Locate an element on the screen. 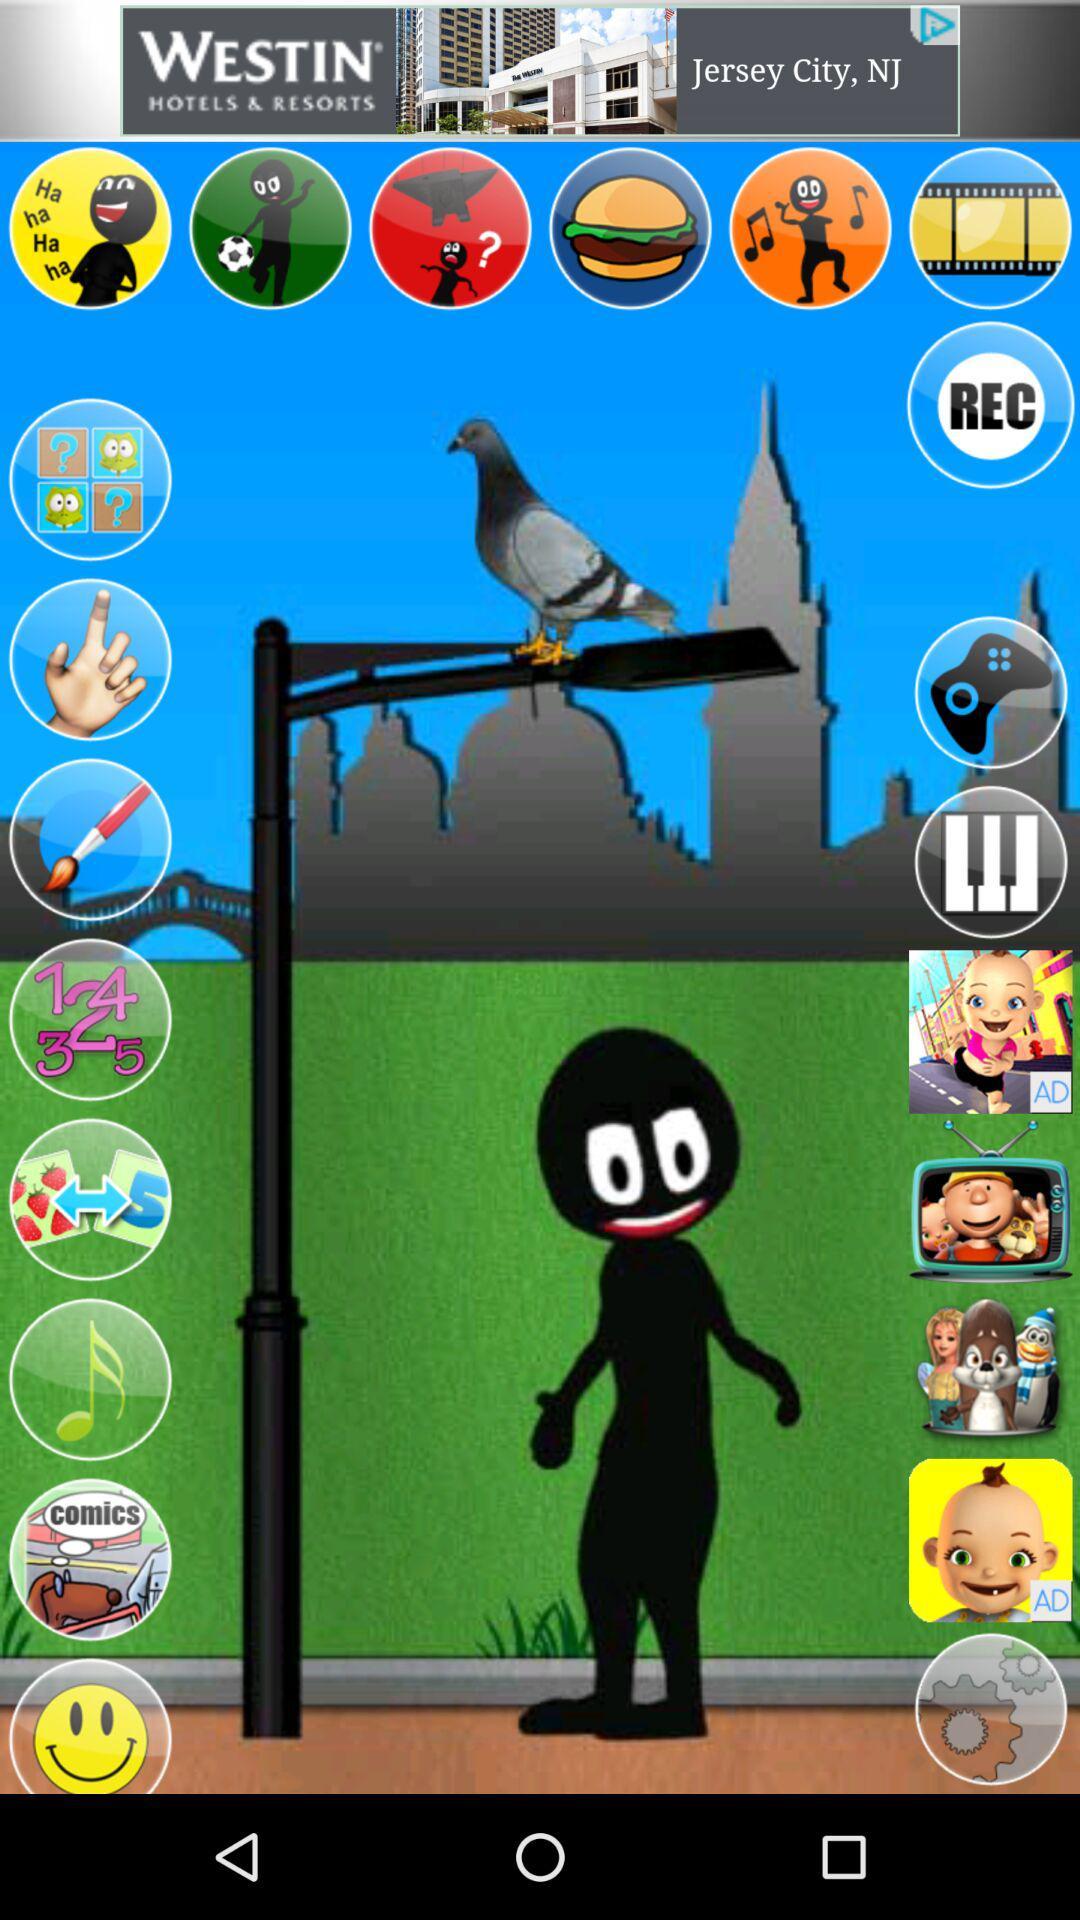 Image resolution: width=1080 pixels, height=1920 pixels. the edit icon is located at coordinates (88, 897).